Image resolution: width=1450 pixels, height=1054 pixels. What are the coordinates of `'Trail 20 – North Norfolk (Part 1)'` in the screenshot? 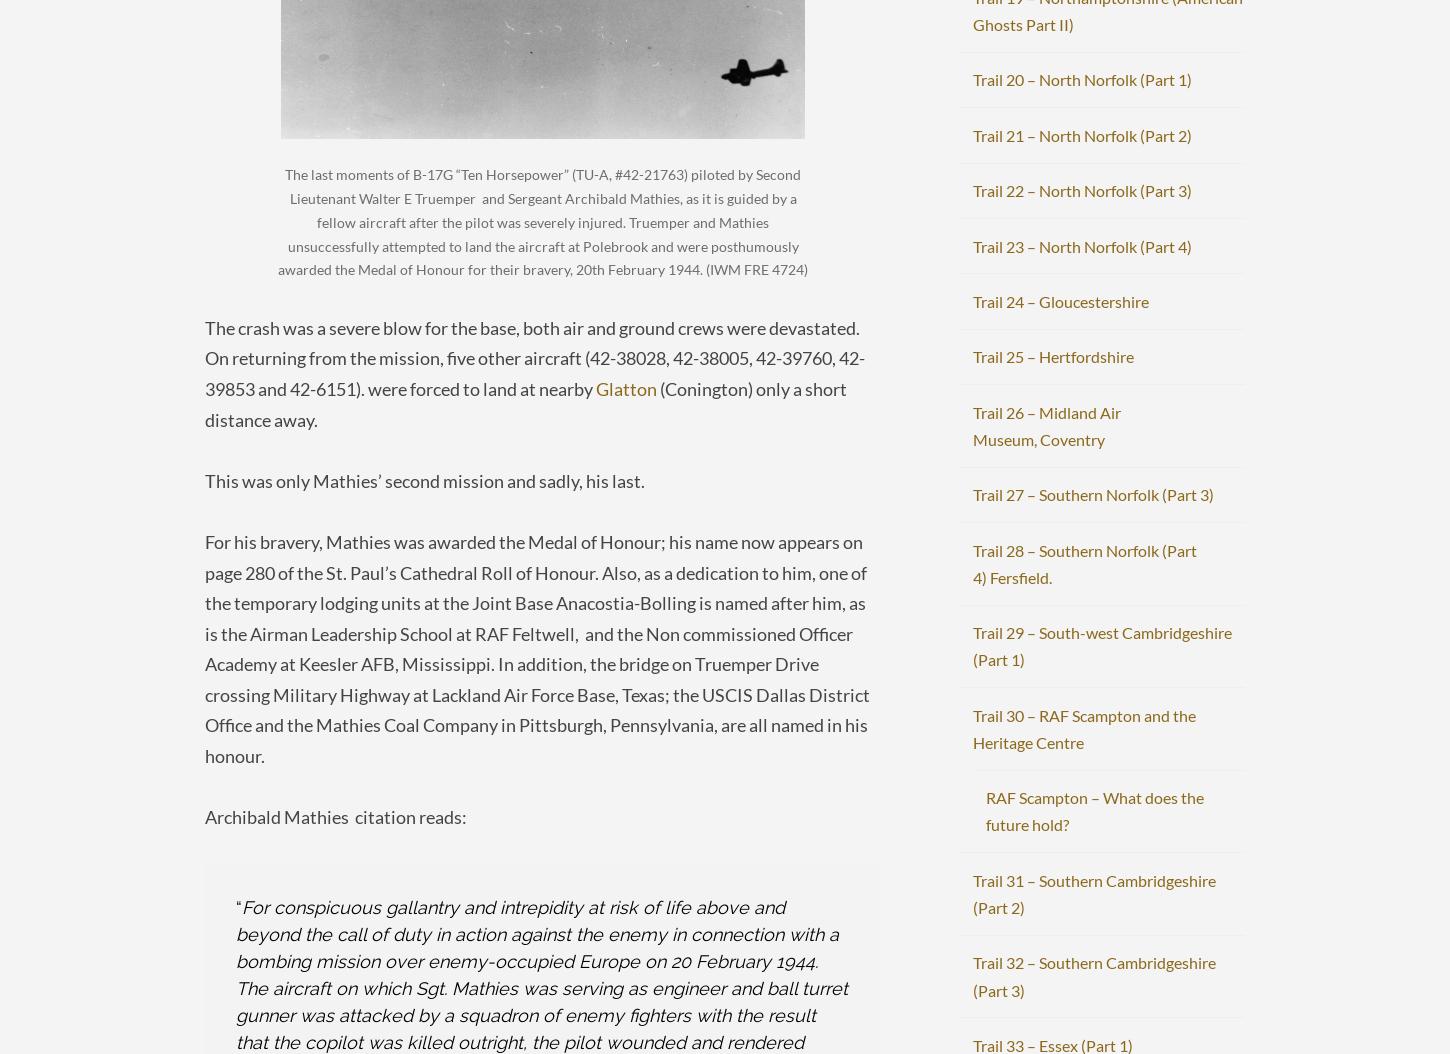 It's located at (1081, 78).